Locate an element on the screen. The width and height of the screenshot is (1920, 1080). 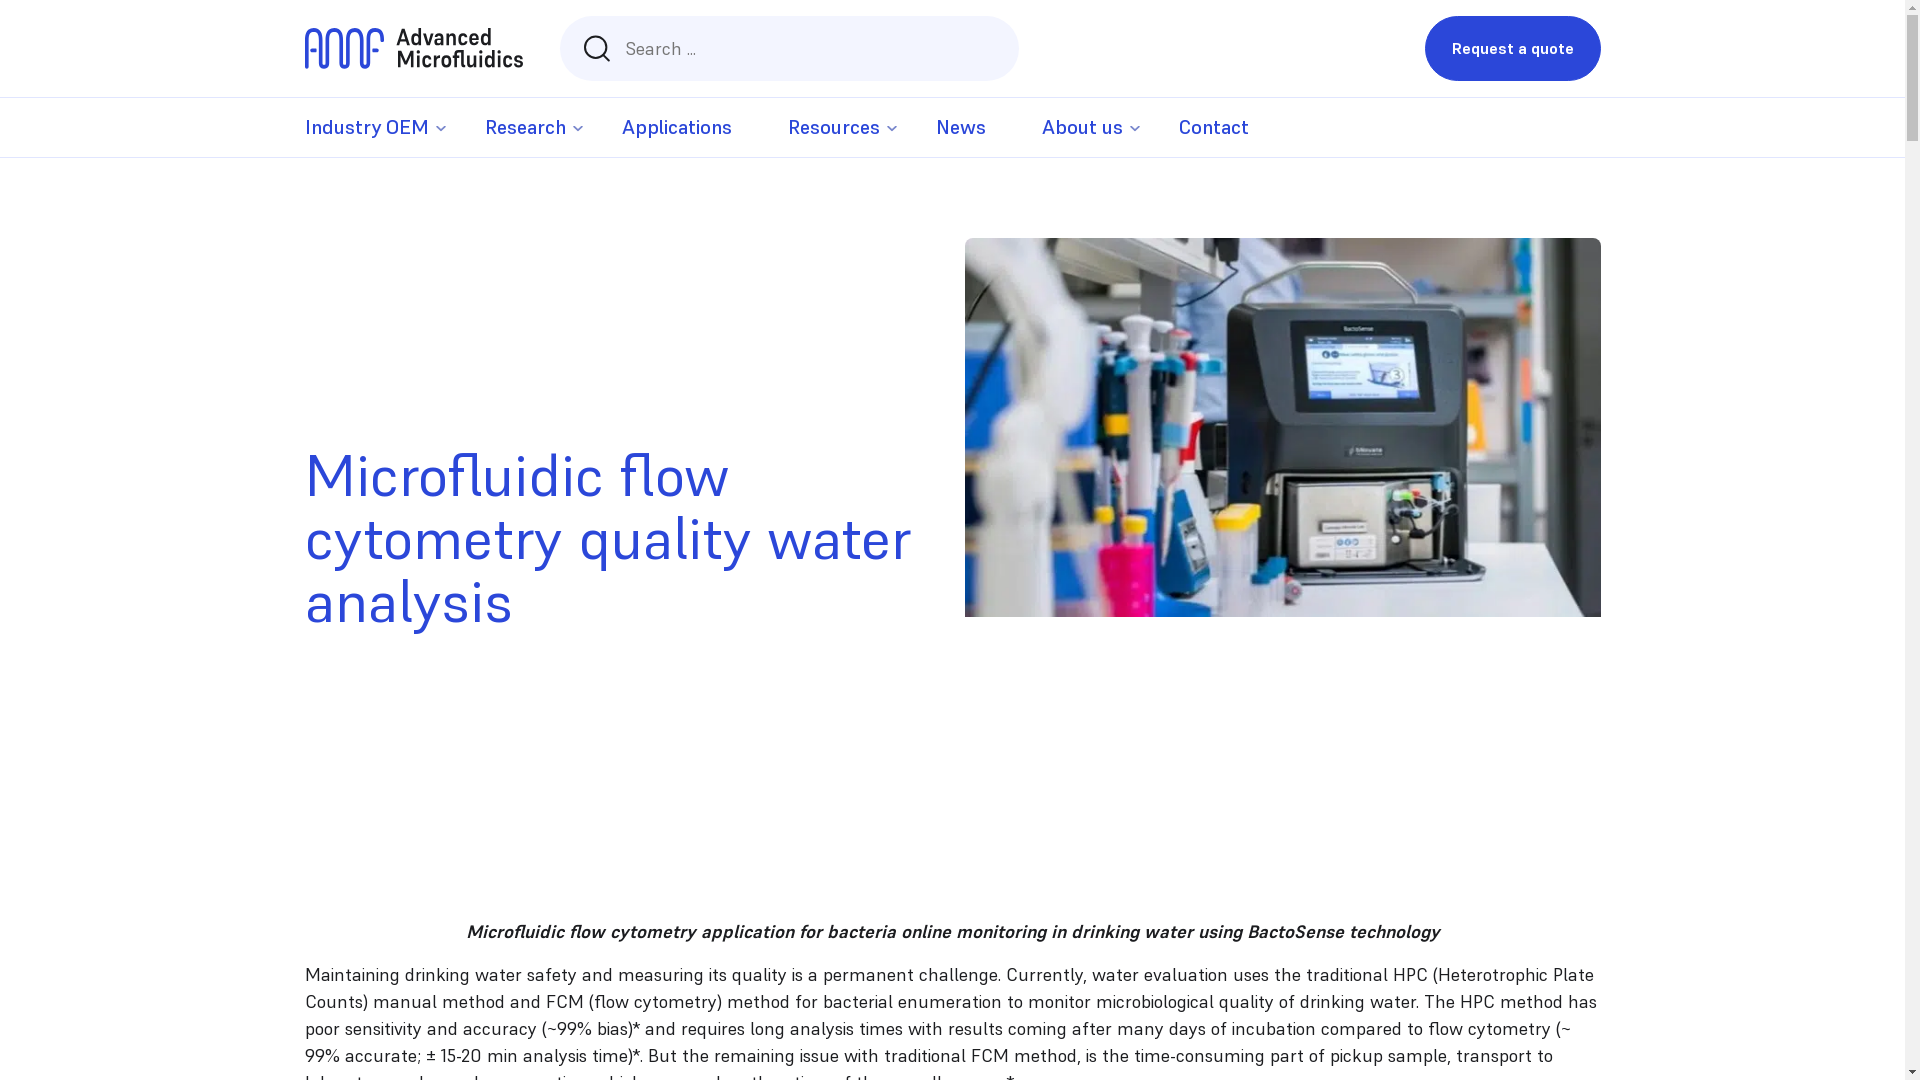
'Applications' is located at coordinates (676, 127).